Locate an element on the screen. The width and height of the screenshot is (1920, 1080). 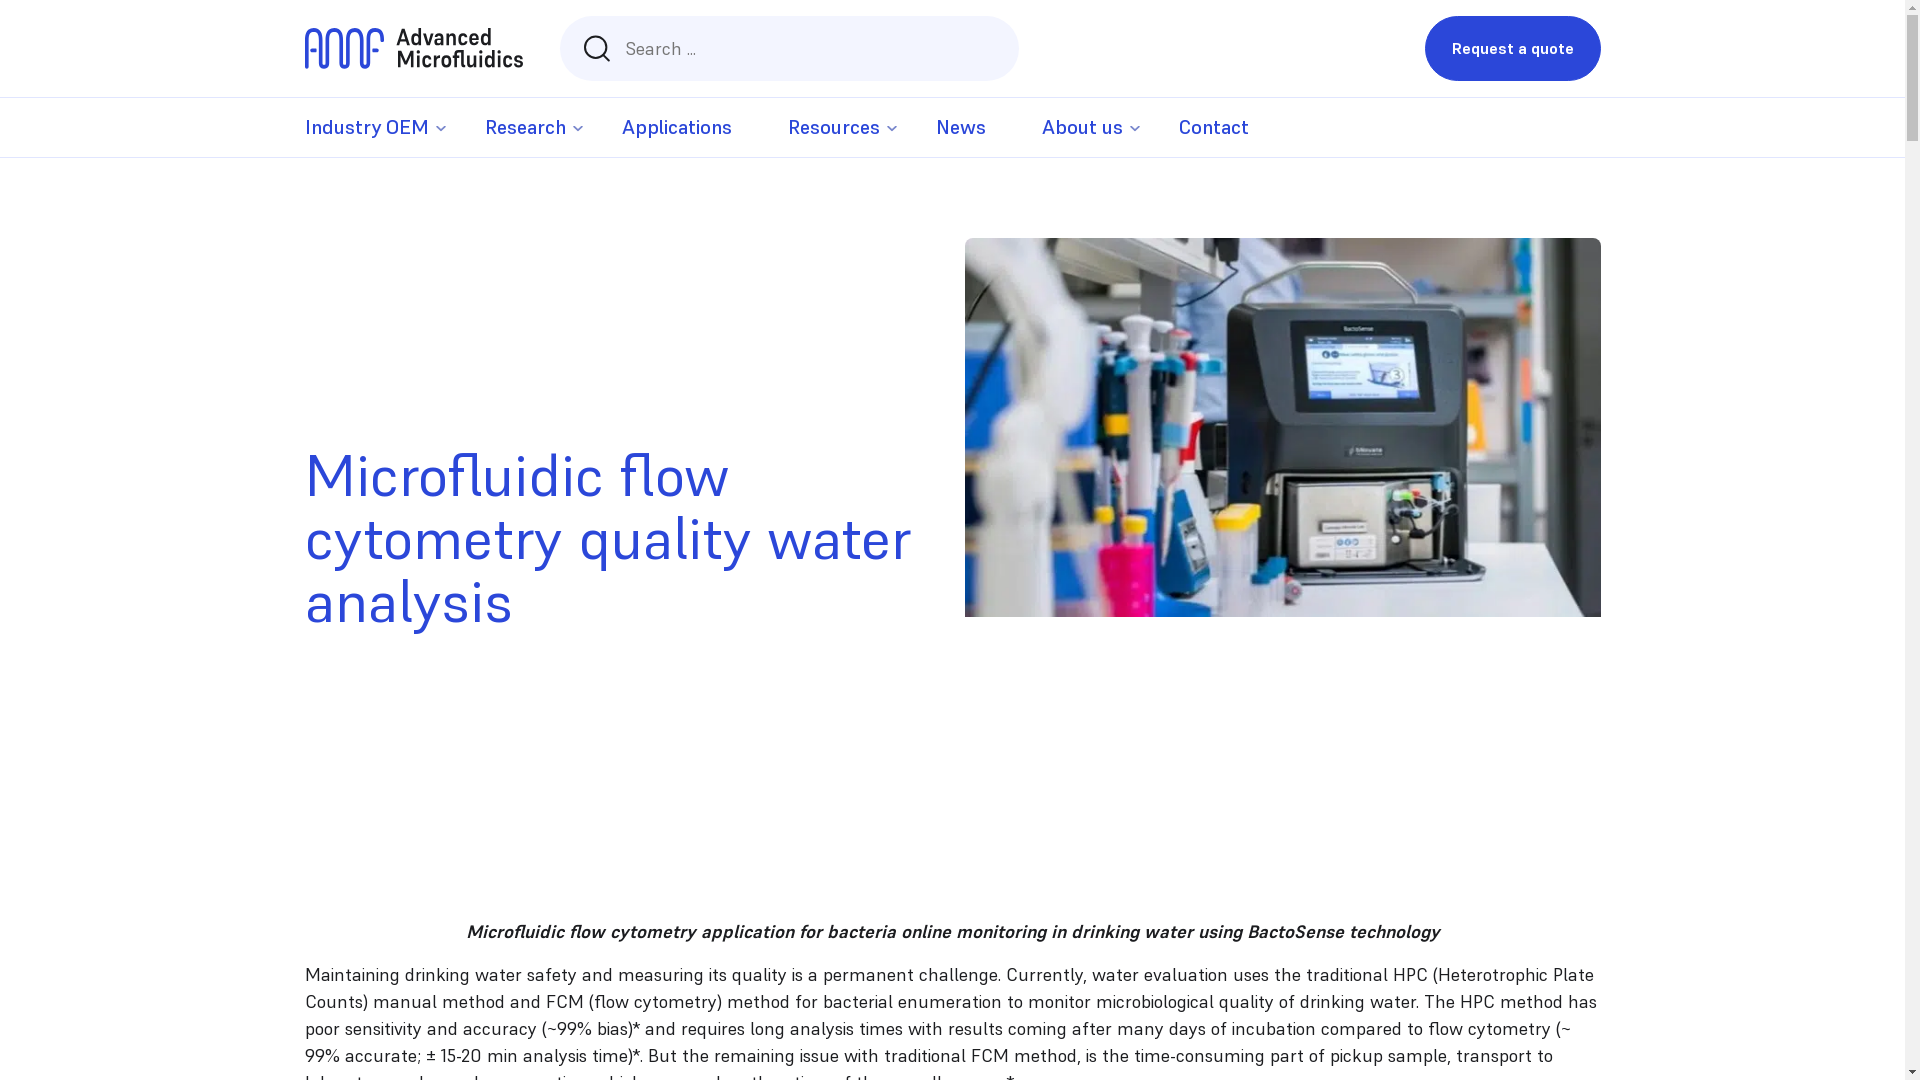
'Applications' is located at coordinates (676, 127).